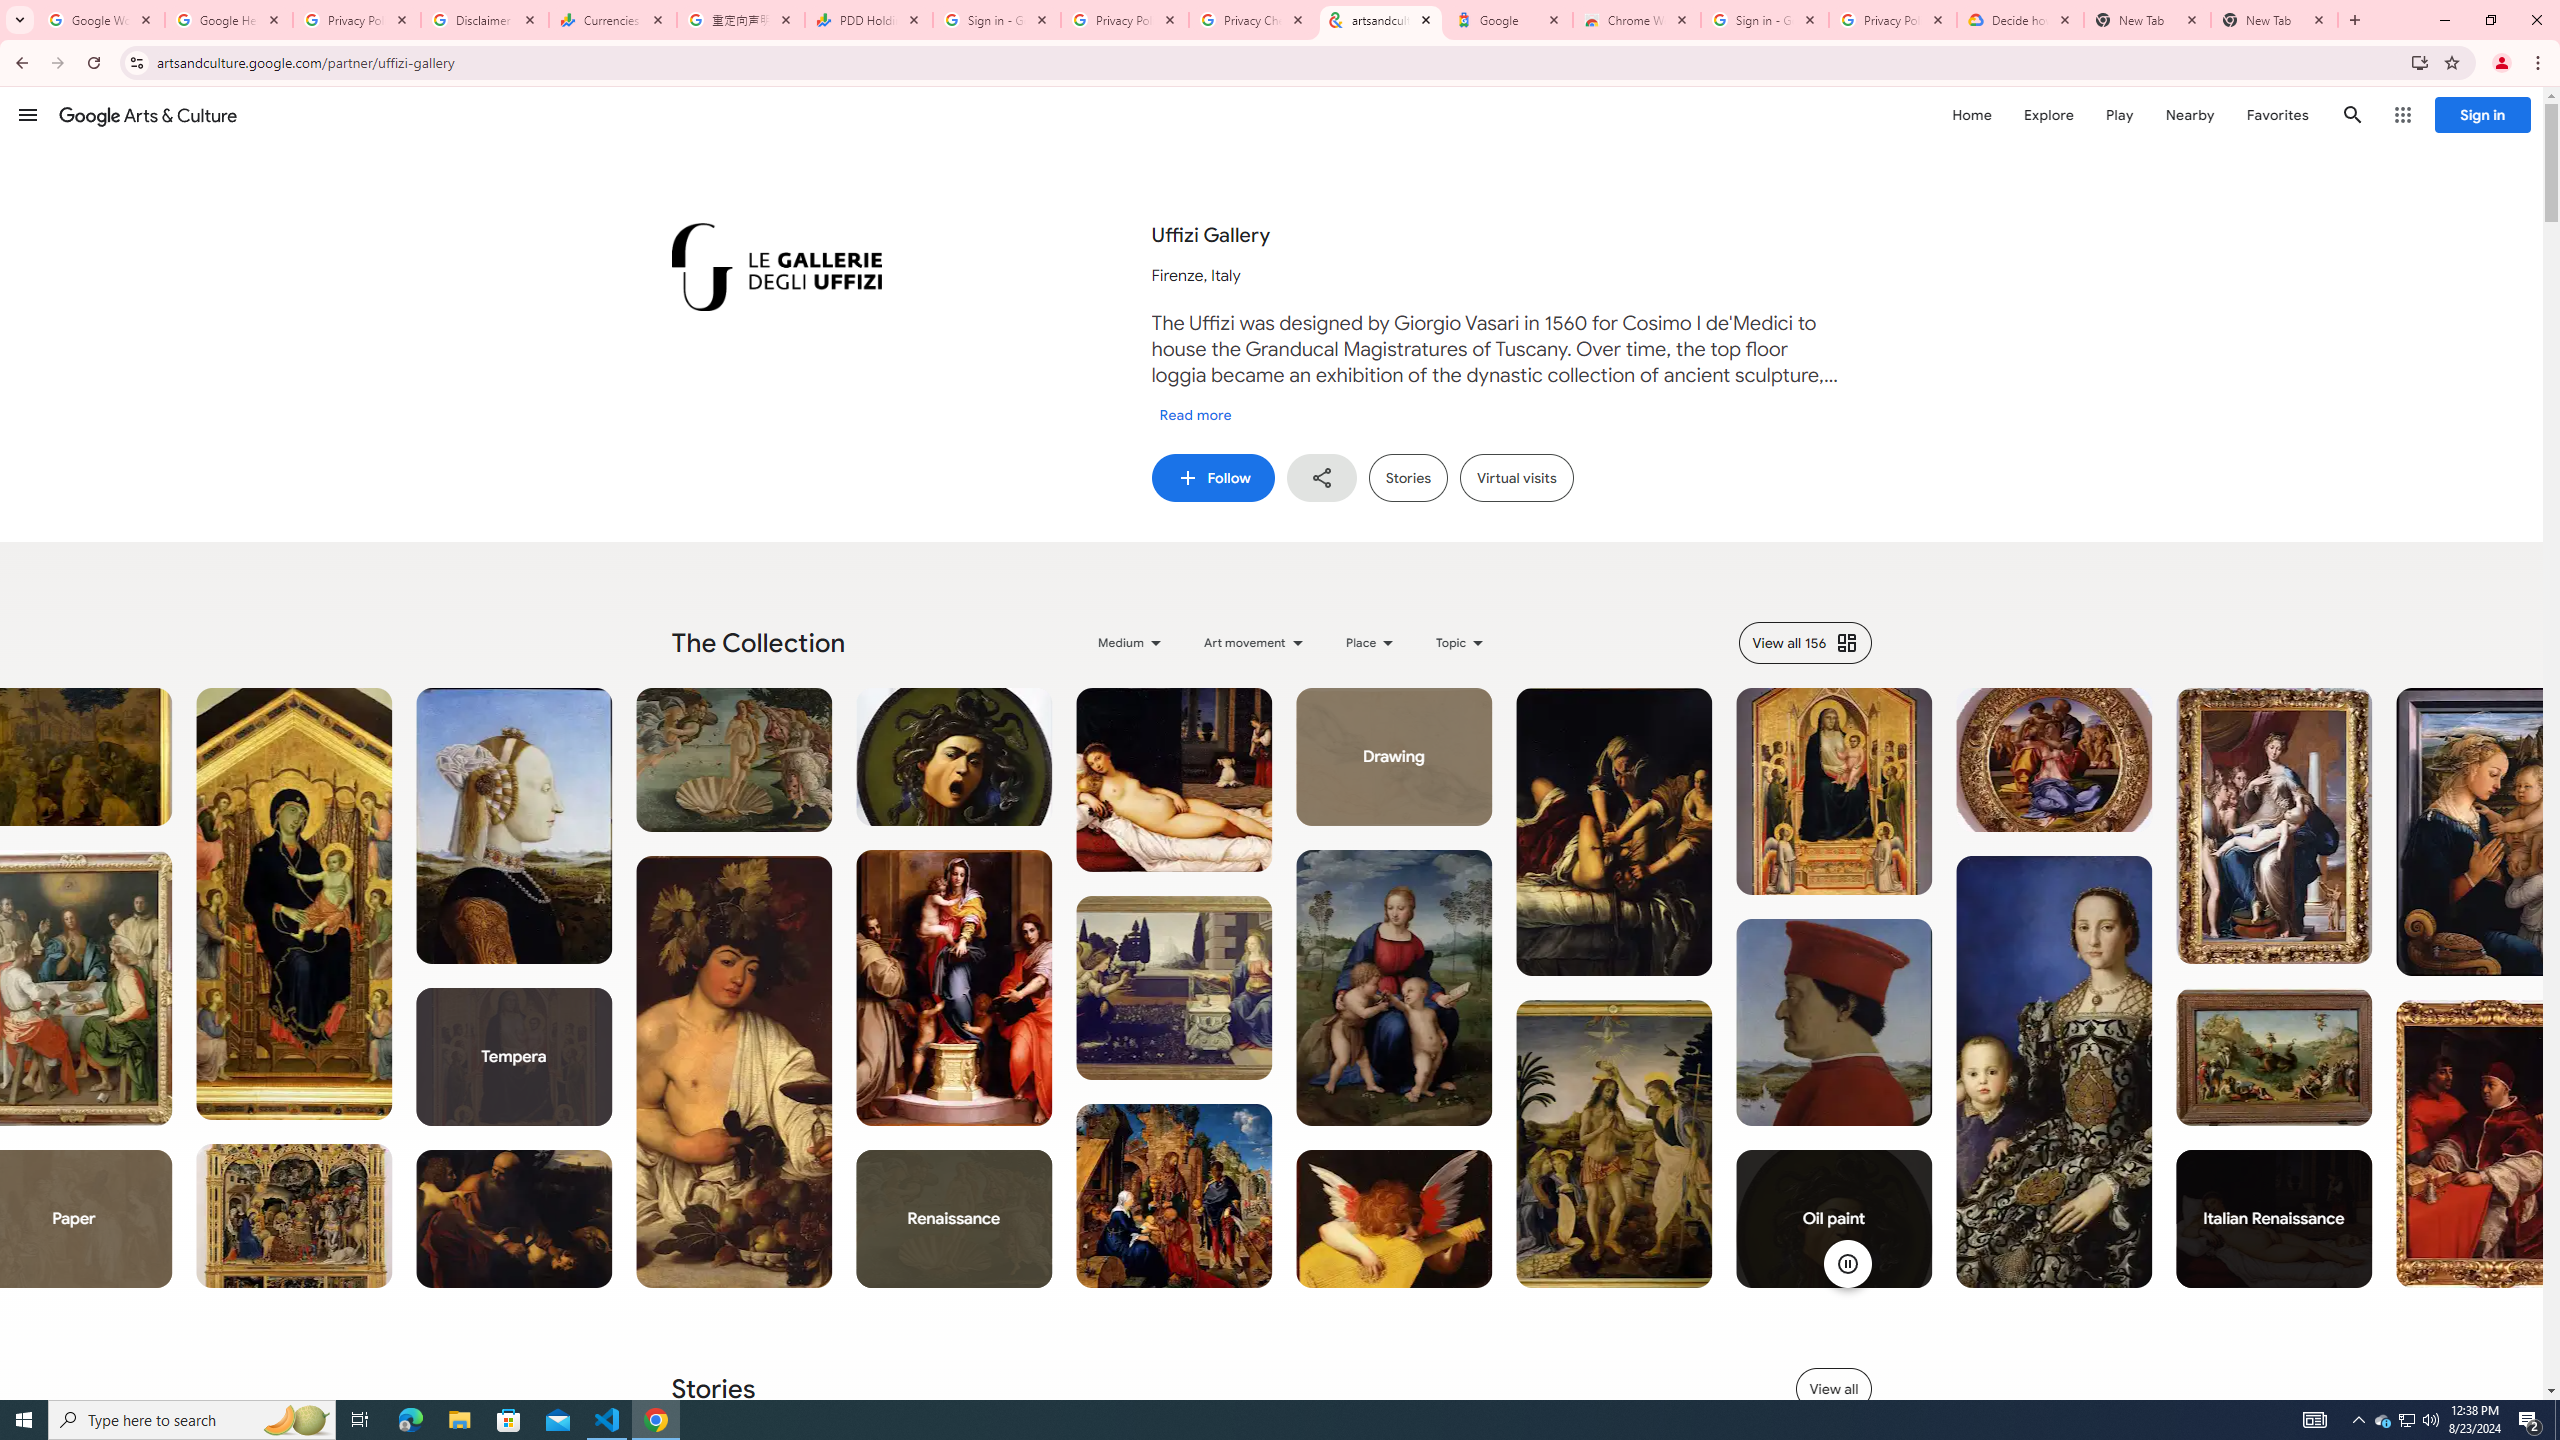  What do you see at coordinates (101, 19) in the screenshot?
I see `'Google Workspace Admin Community'` at bounding box center [101, 19].